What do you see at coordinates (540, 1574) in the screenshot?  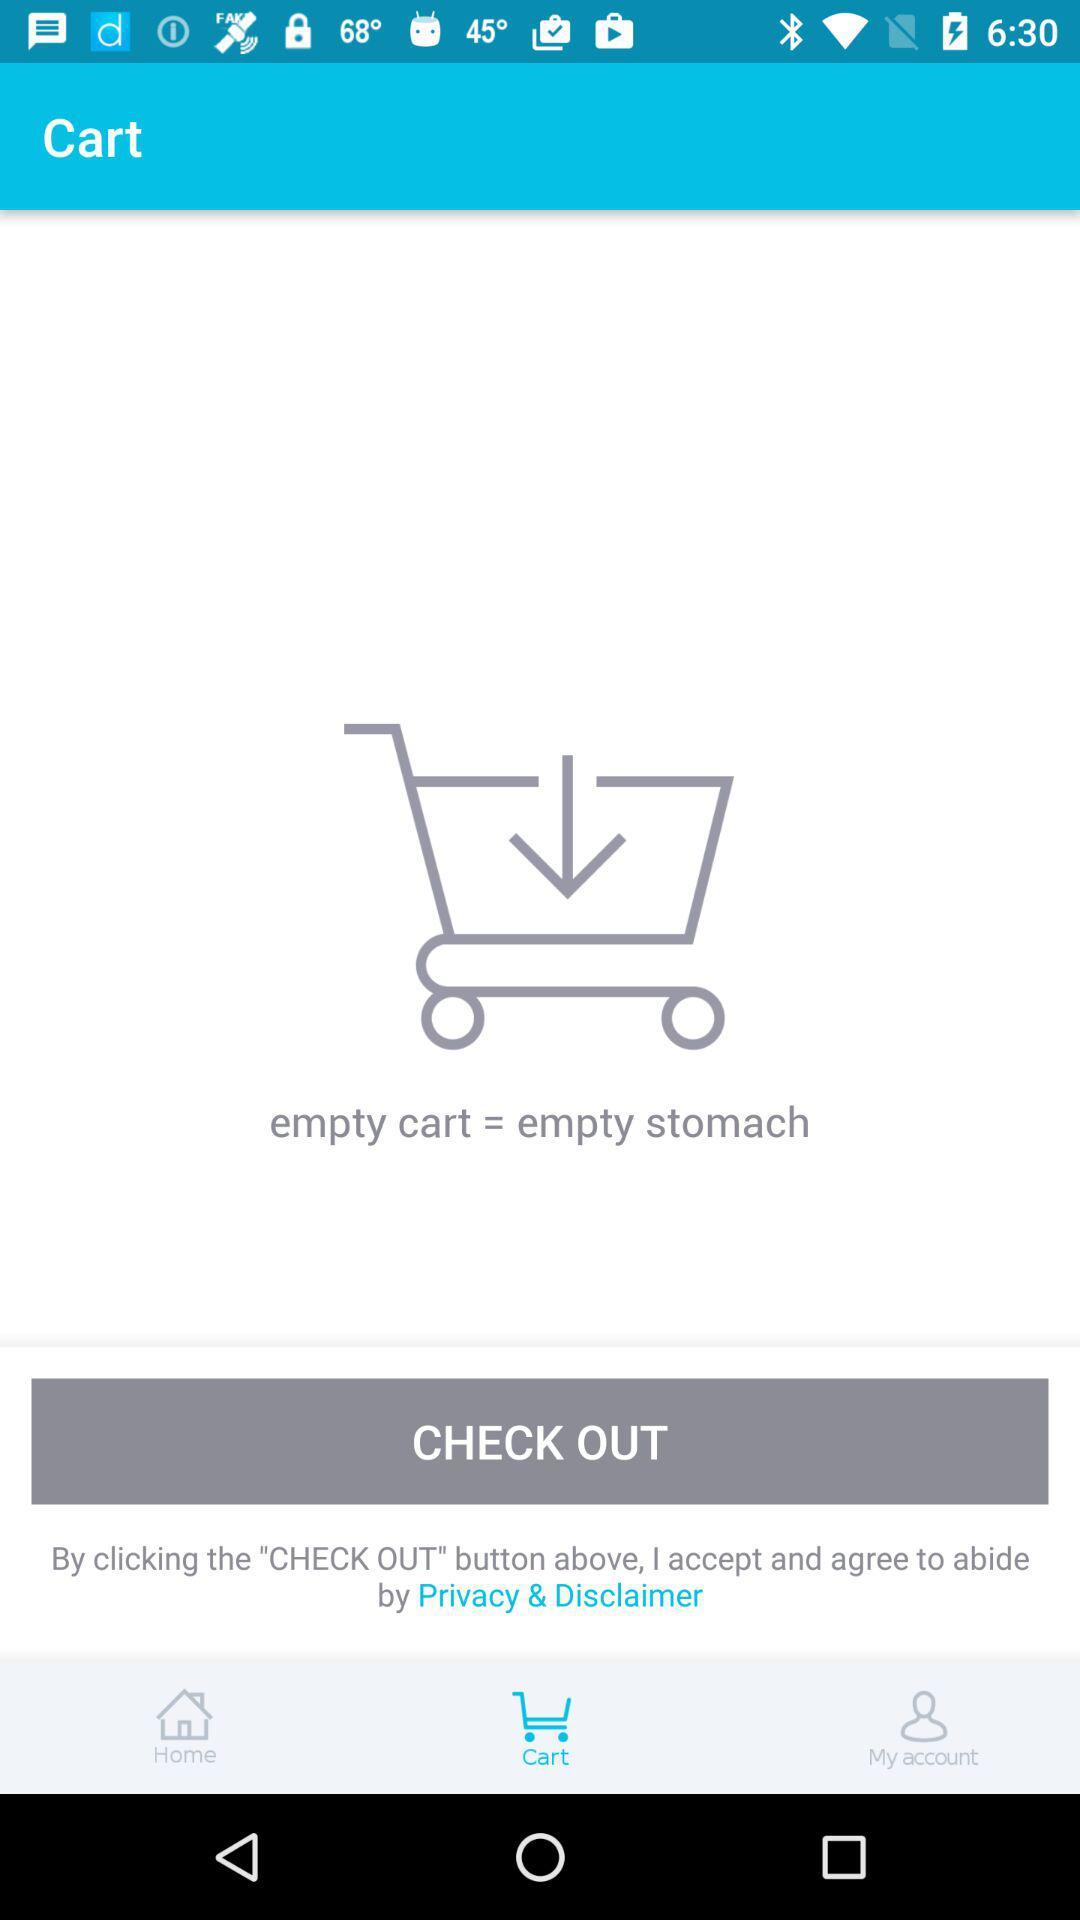 I see `the by clicking the icon` at bounding box center [540, 1574].